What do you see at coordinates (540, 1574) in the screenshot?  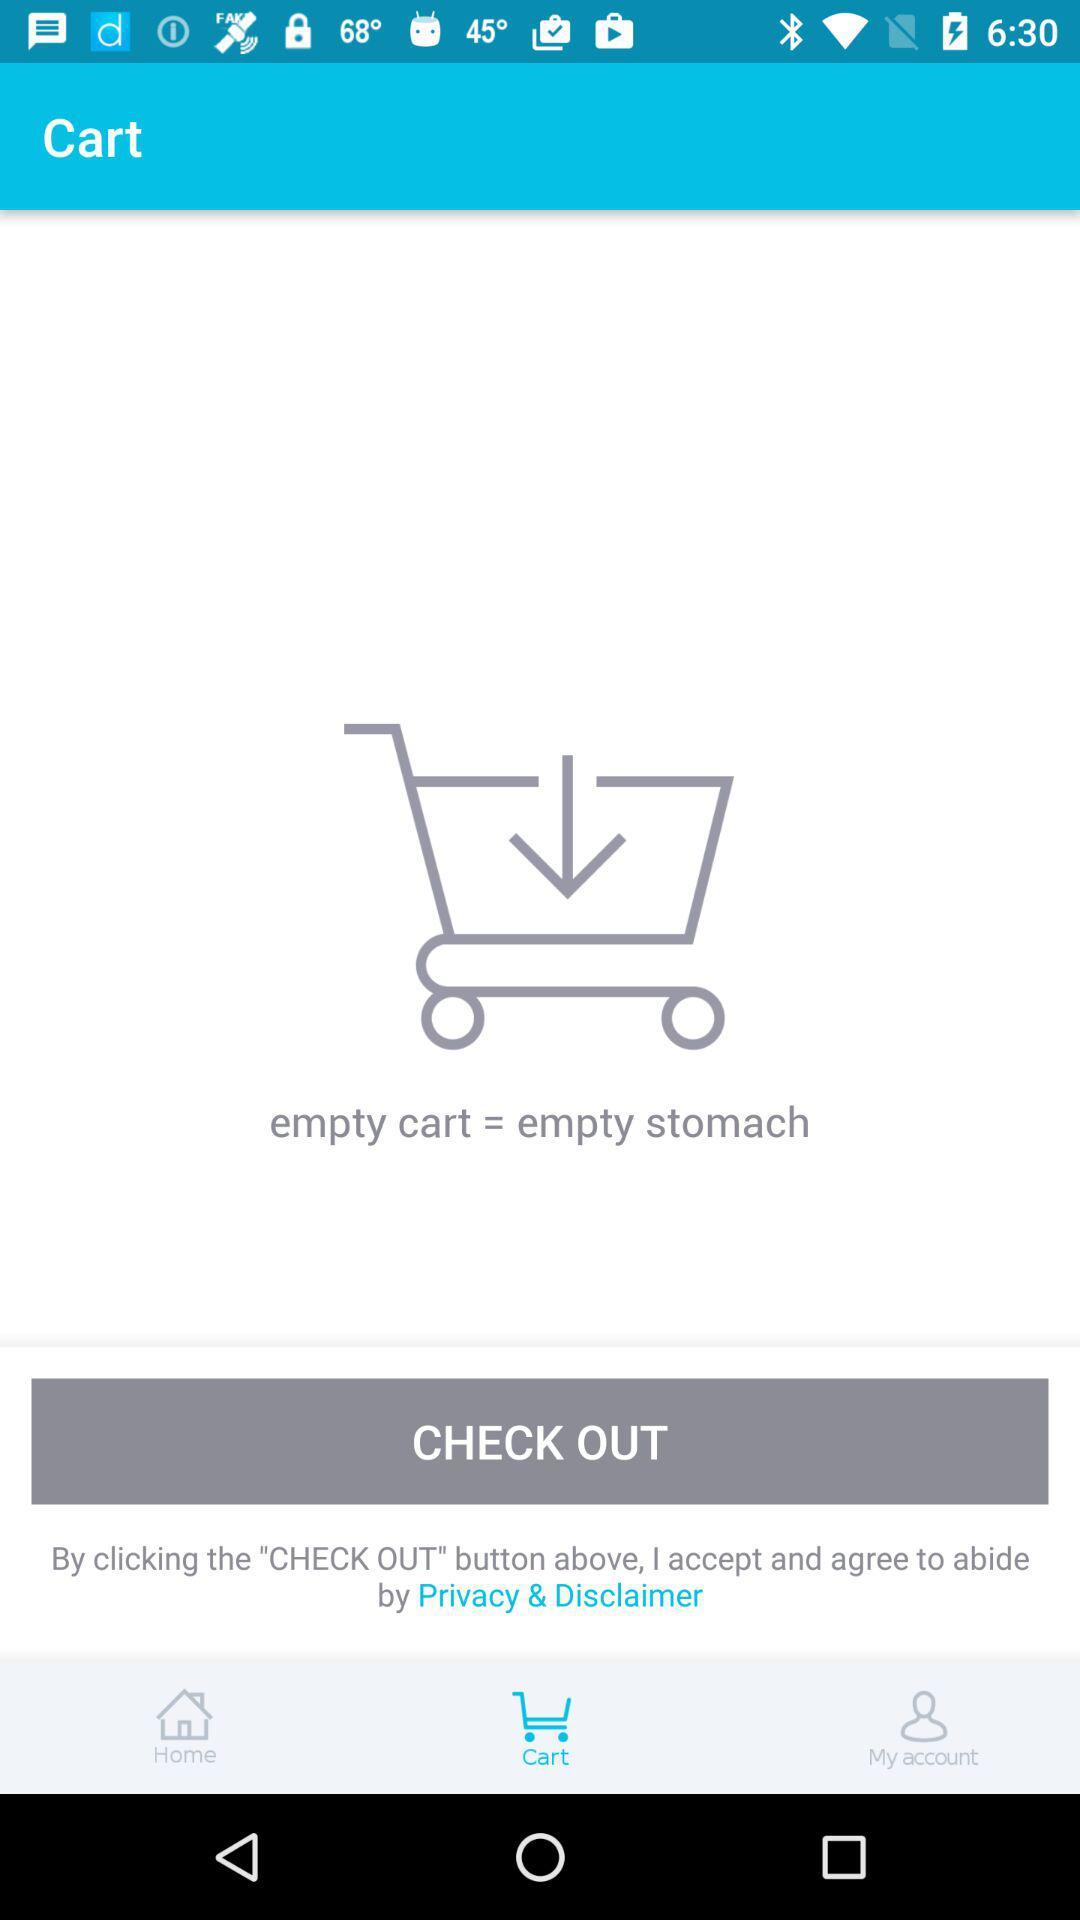 I see `the by clicking the icon` at bounding box center [540, 1574].